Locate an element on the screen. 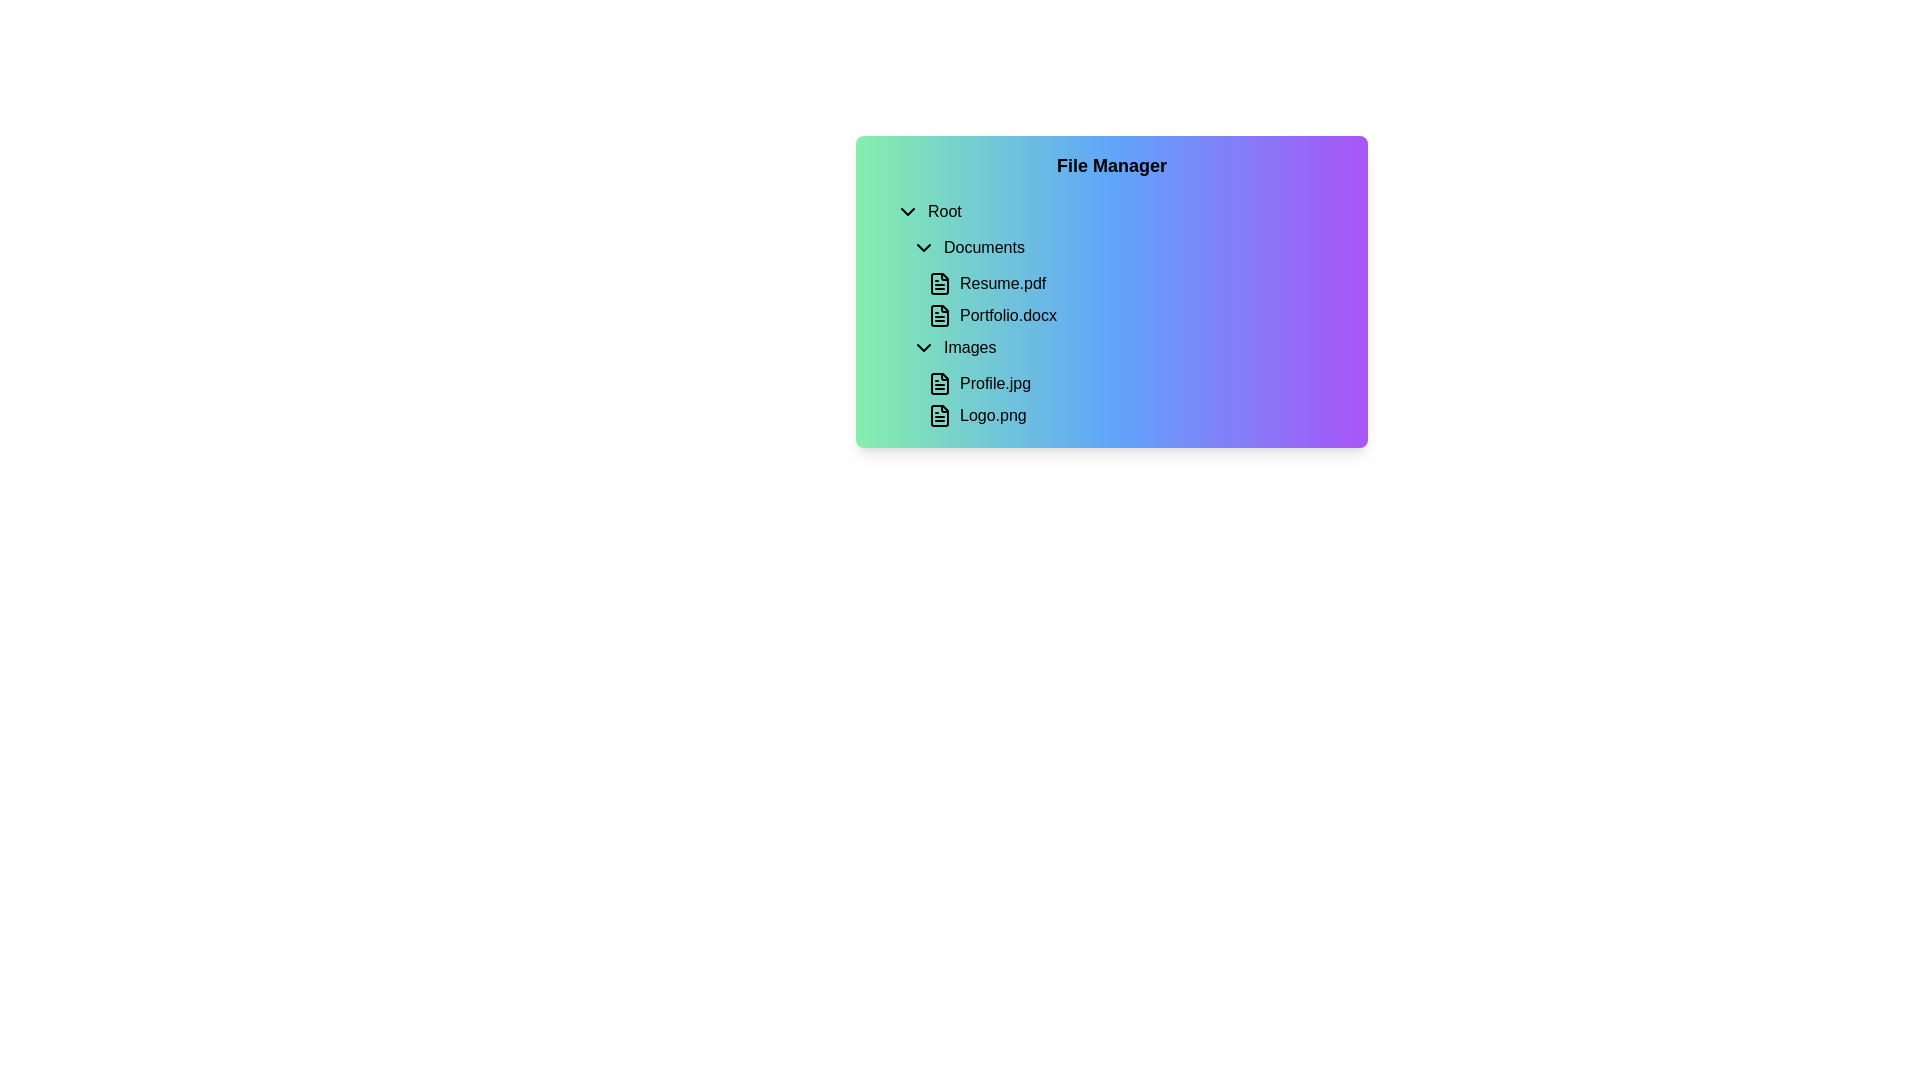  the text label displaying 'Logo.png' located within the 'Images' directory of the file manager interface is located at coordinates (993, 415).